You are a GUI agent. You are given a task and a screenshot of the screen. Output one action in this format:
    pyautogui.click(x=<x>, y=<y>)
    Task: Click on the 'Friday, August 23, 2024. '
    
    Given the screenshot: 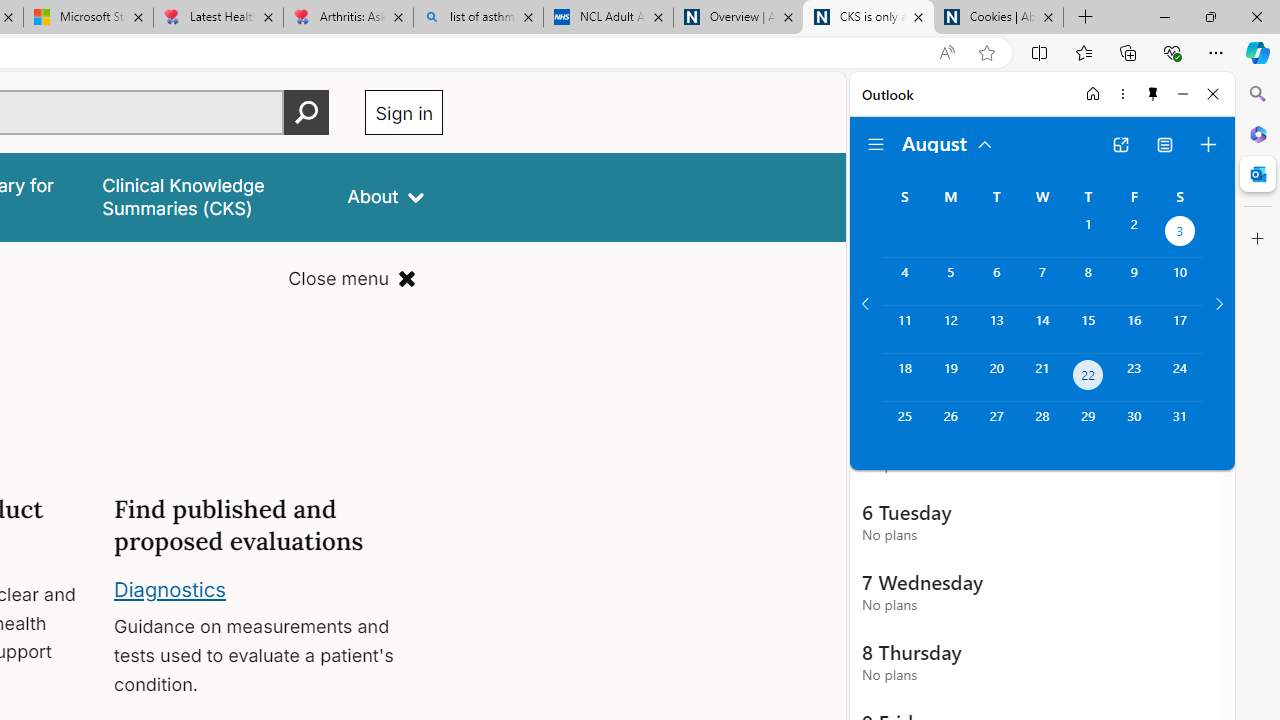 What is the action you would take?
    pyautogui.click(x=1134, y=377)
    